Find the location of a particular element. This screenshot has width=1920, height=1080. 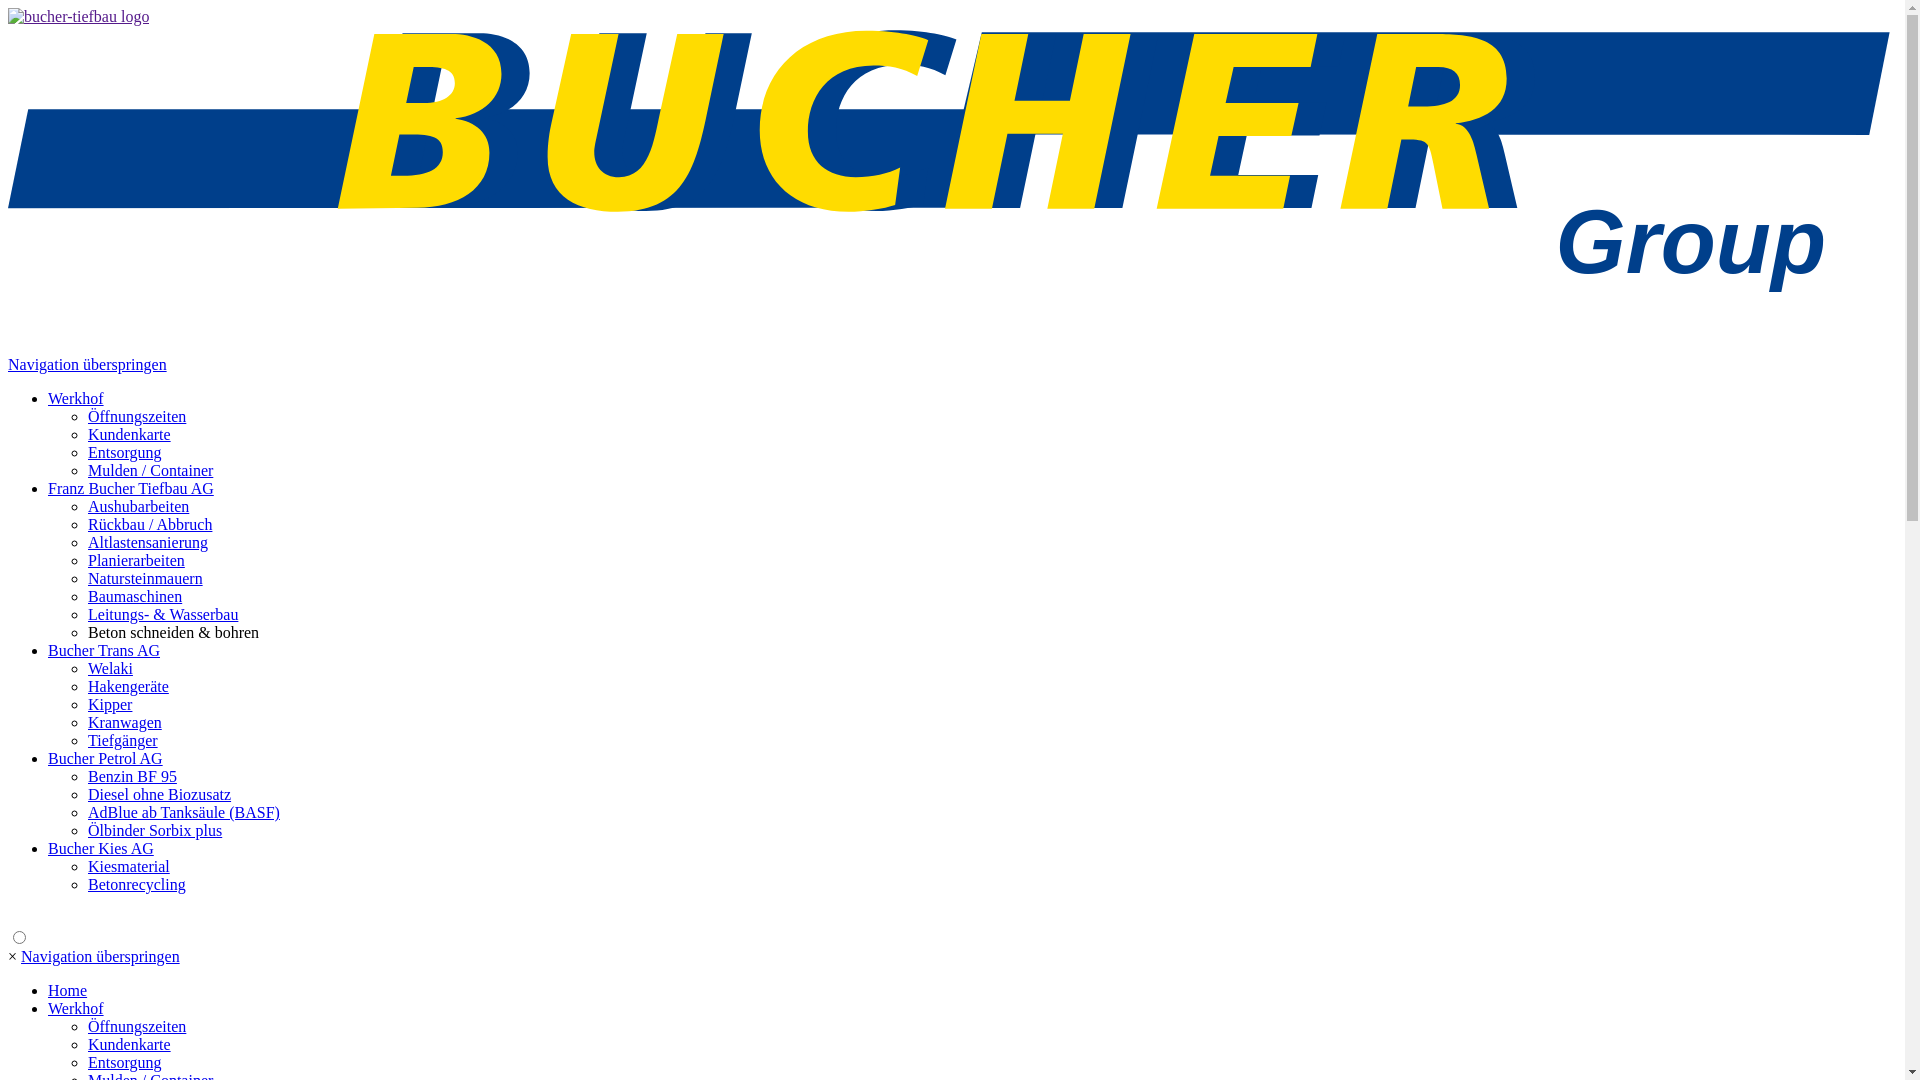

'Kiesmaterial' is located at coordinates (128, 865).